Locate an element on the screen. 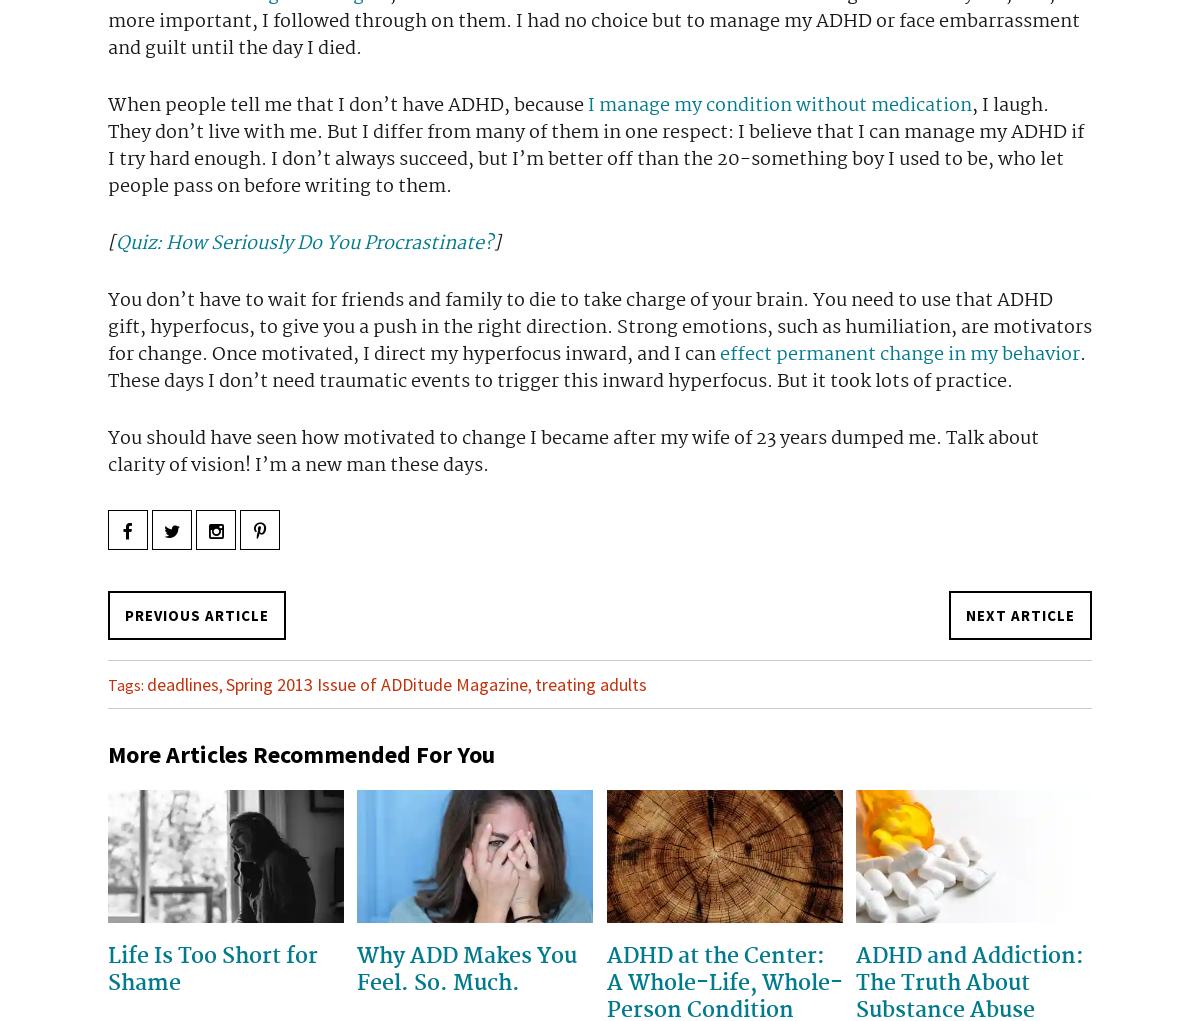  ']' is located at coordinates (496, 241).